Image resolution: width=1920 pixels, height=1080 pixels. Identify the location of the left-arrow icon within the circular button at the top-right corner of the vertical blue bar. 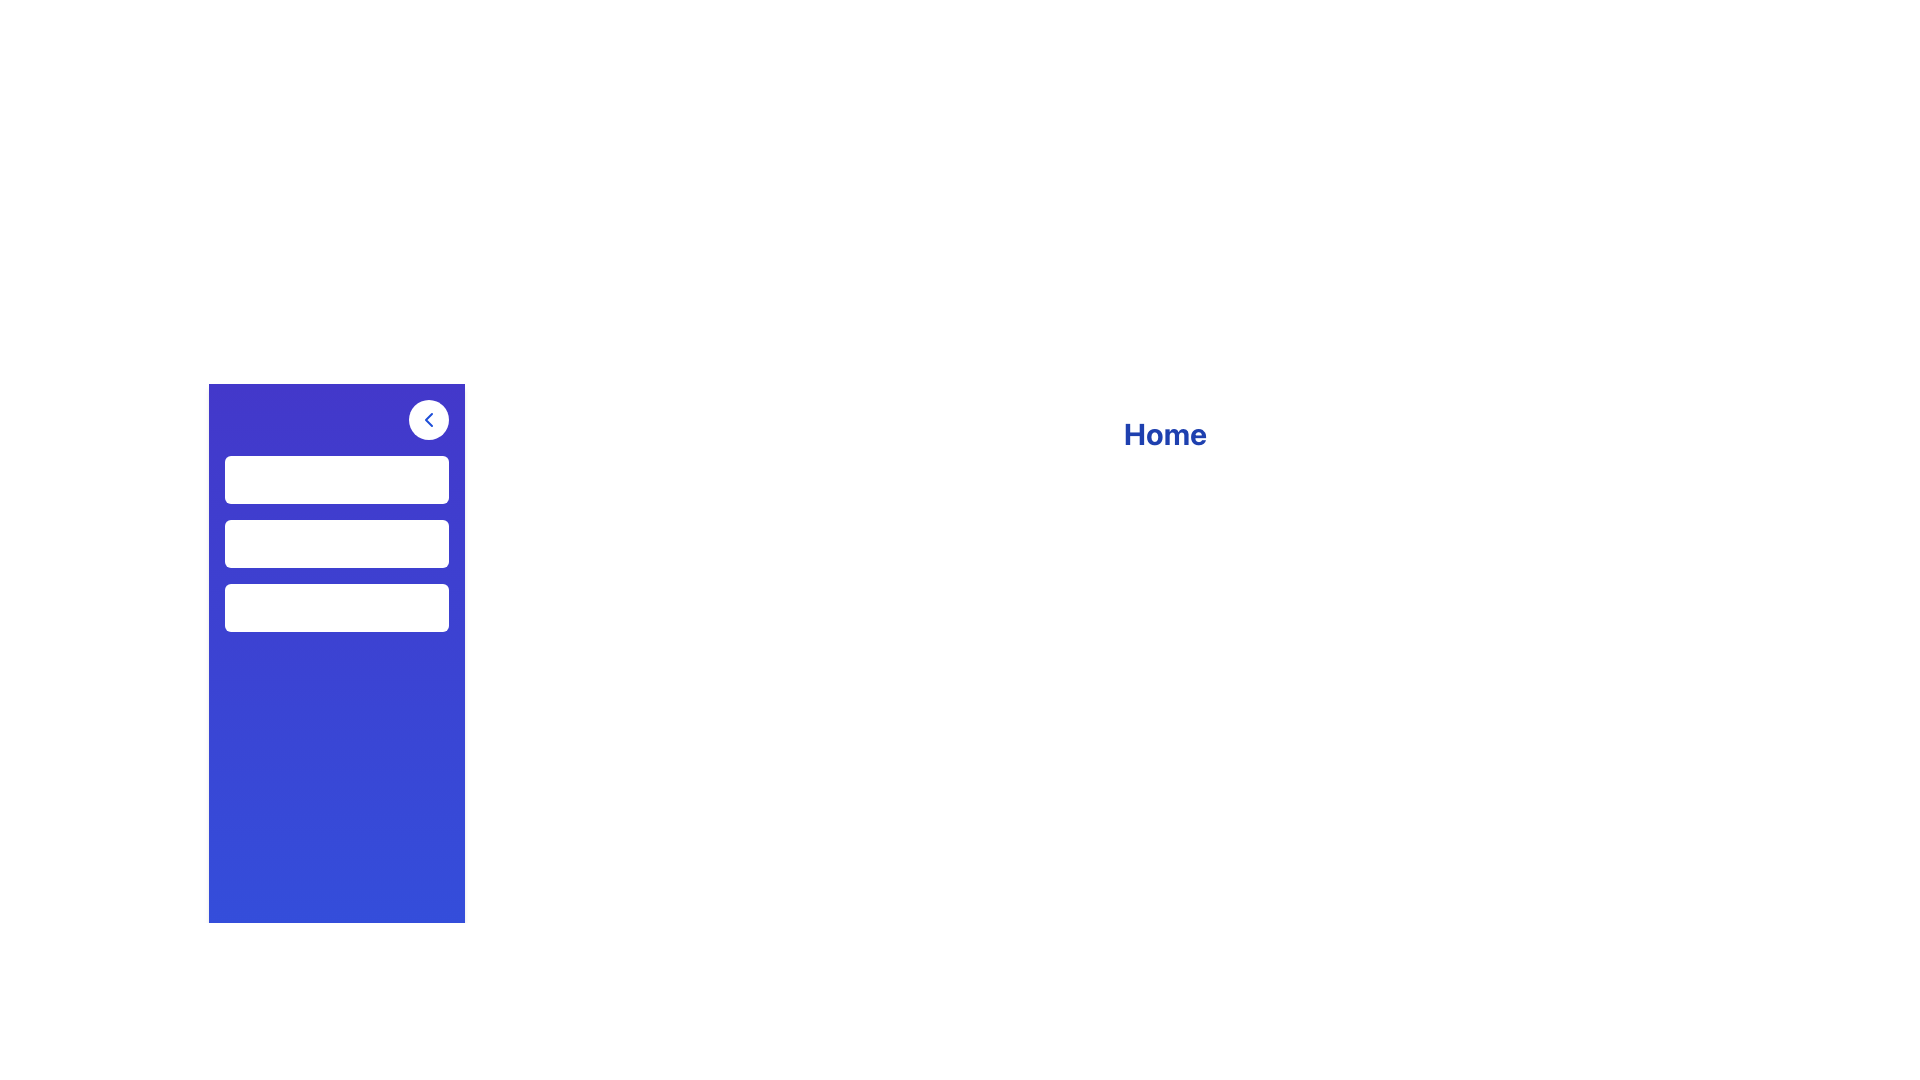
(427, 419).